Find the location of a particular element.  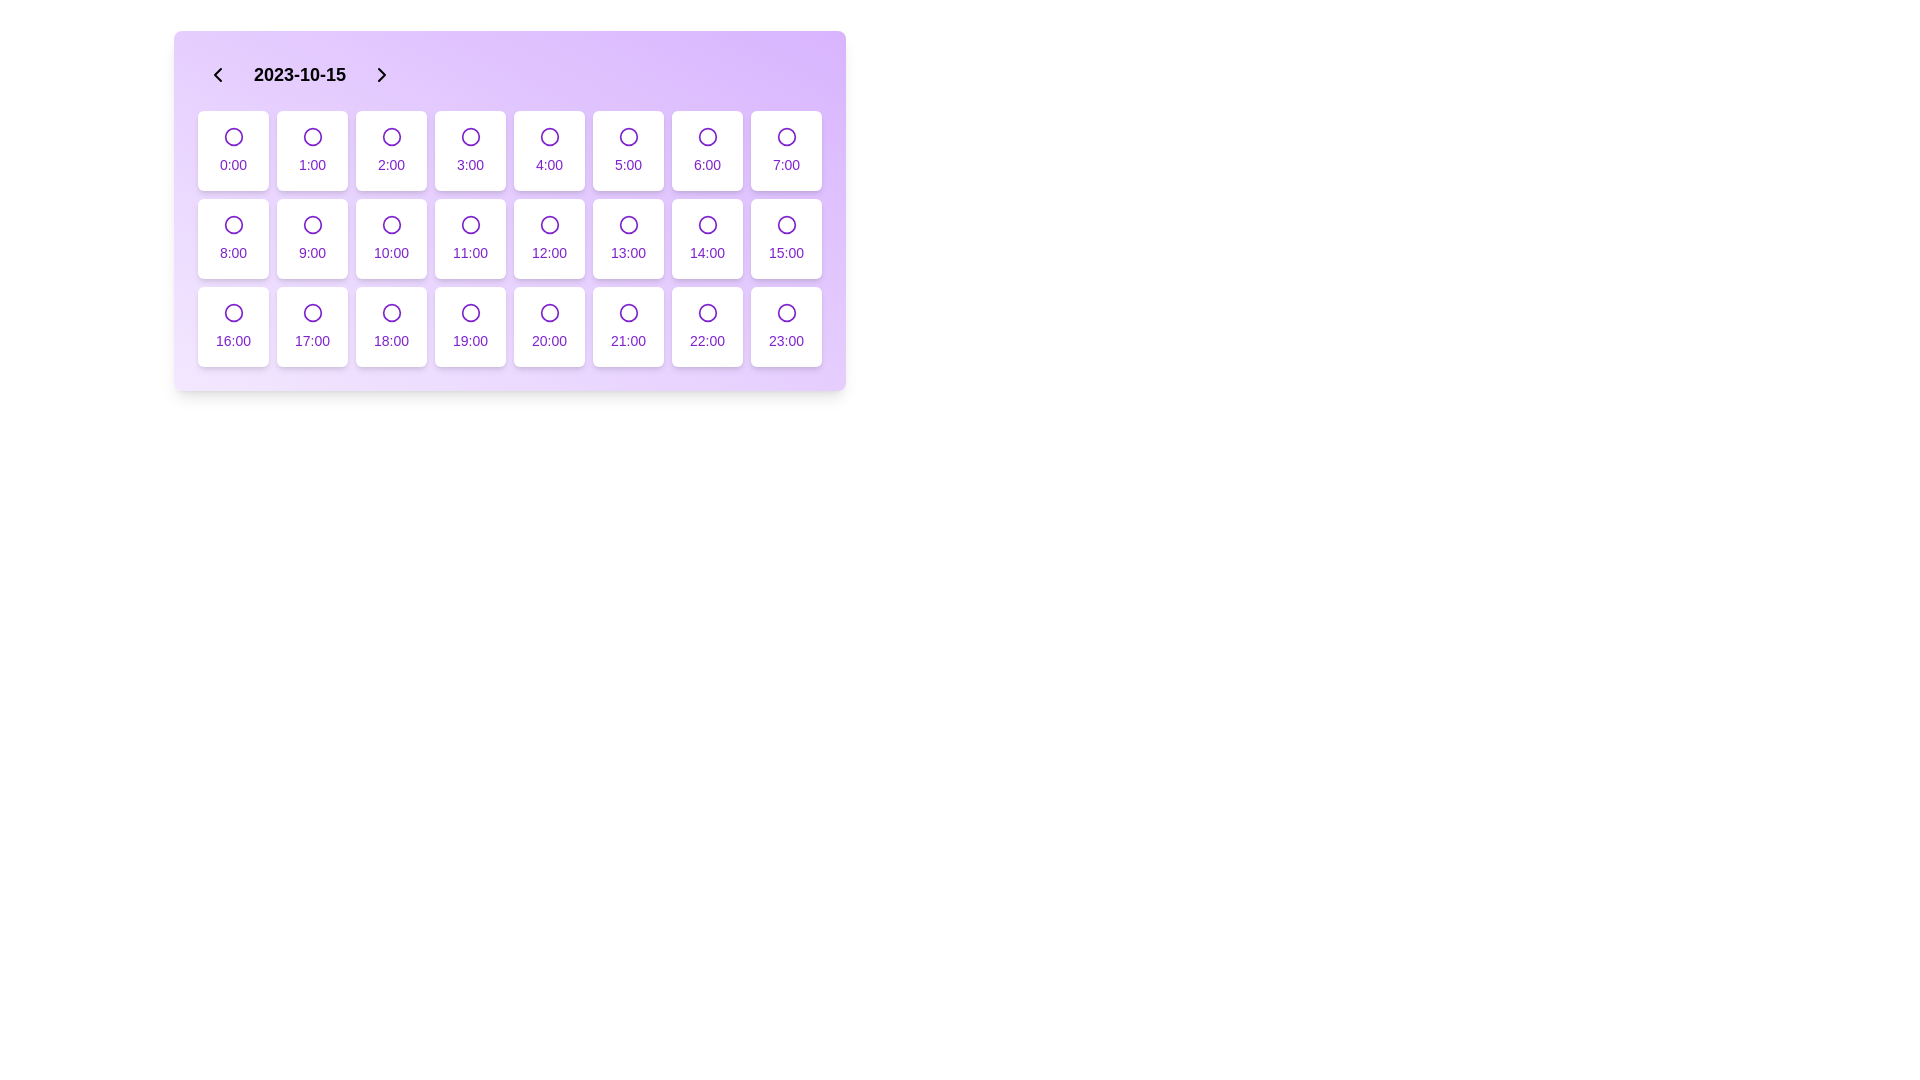

the button displaying '14:00' with a purple circle icon above it, located in the third row and fourth column of the grid layout is located at coordinates (707, 238).